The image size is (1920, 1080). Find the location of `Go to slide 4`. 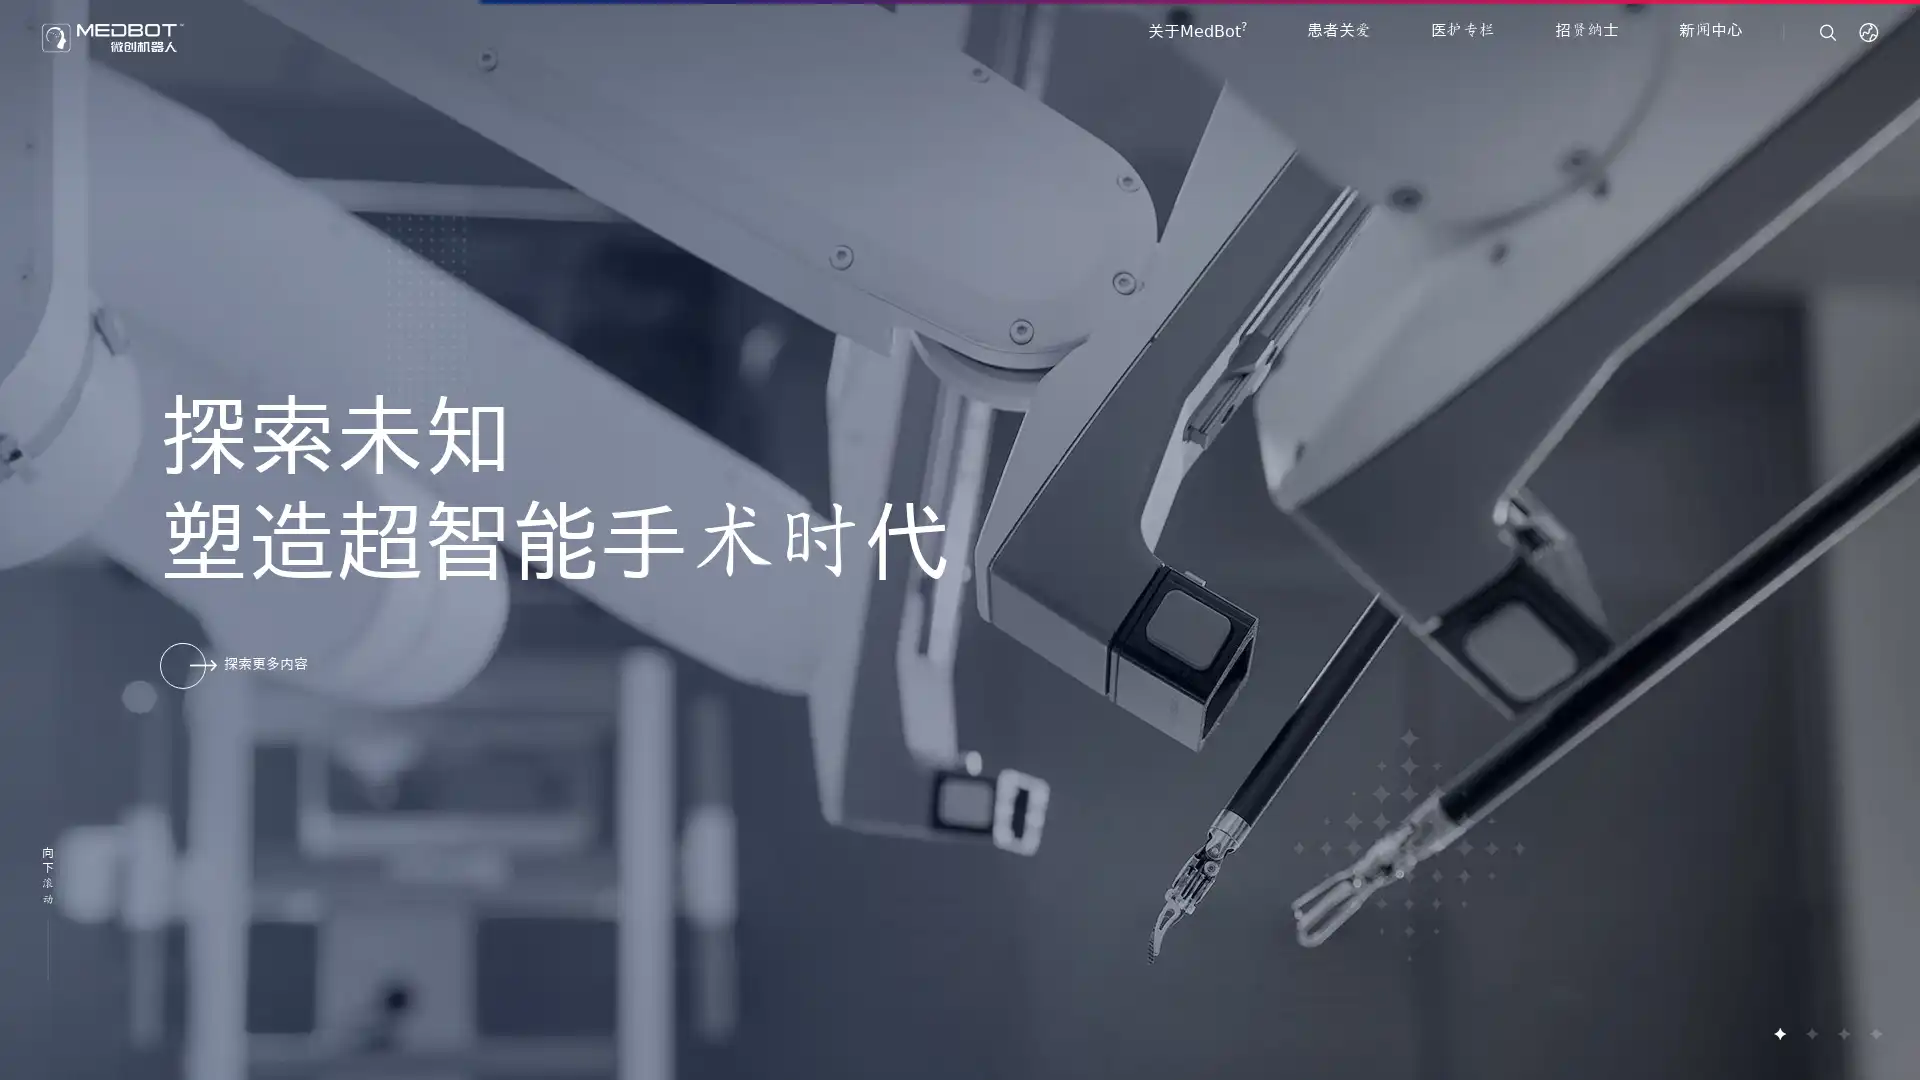

Go to slide 4 is located at coordinates (1874, 1033).